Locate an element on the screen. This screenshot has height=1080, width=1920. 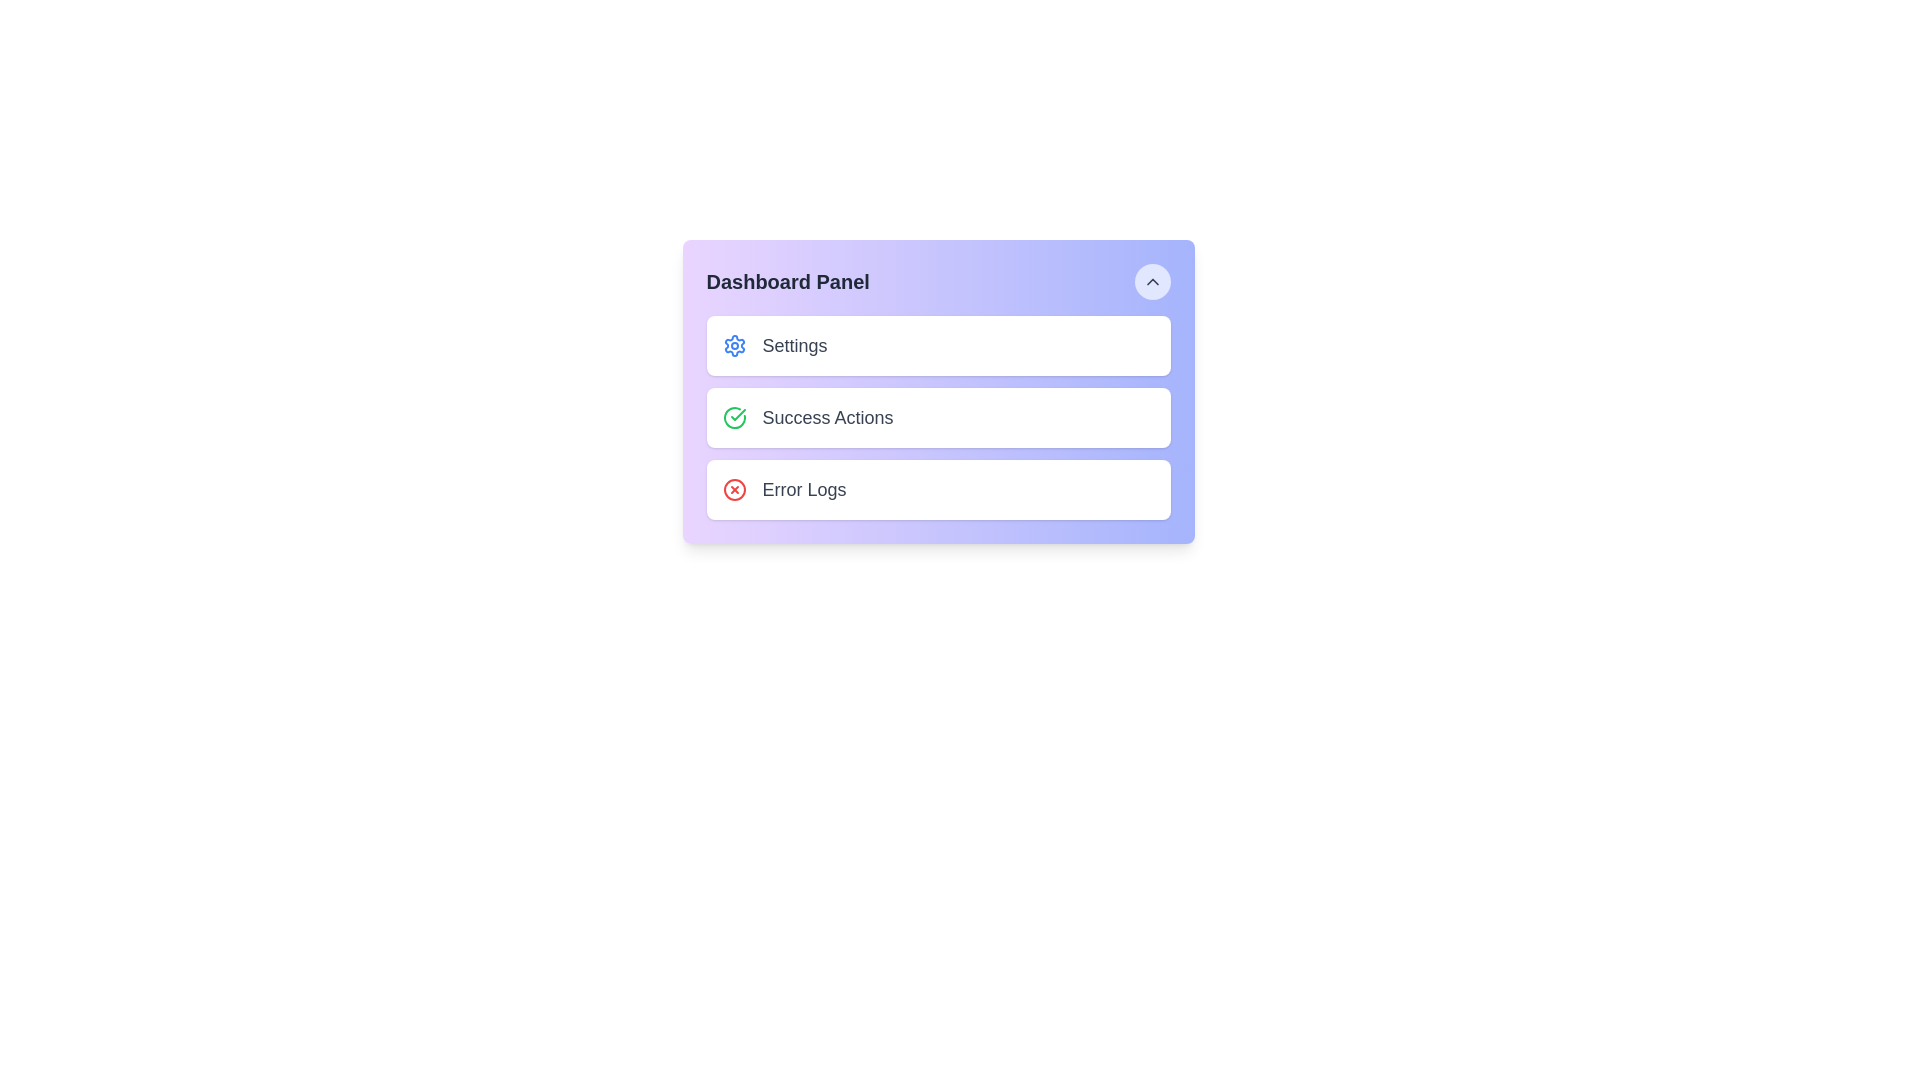
the chevron icon in the top-right corner of the 'Dashboard Panel' card is located at coordinates (1152, 281).